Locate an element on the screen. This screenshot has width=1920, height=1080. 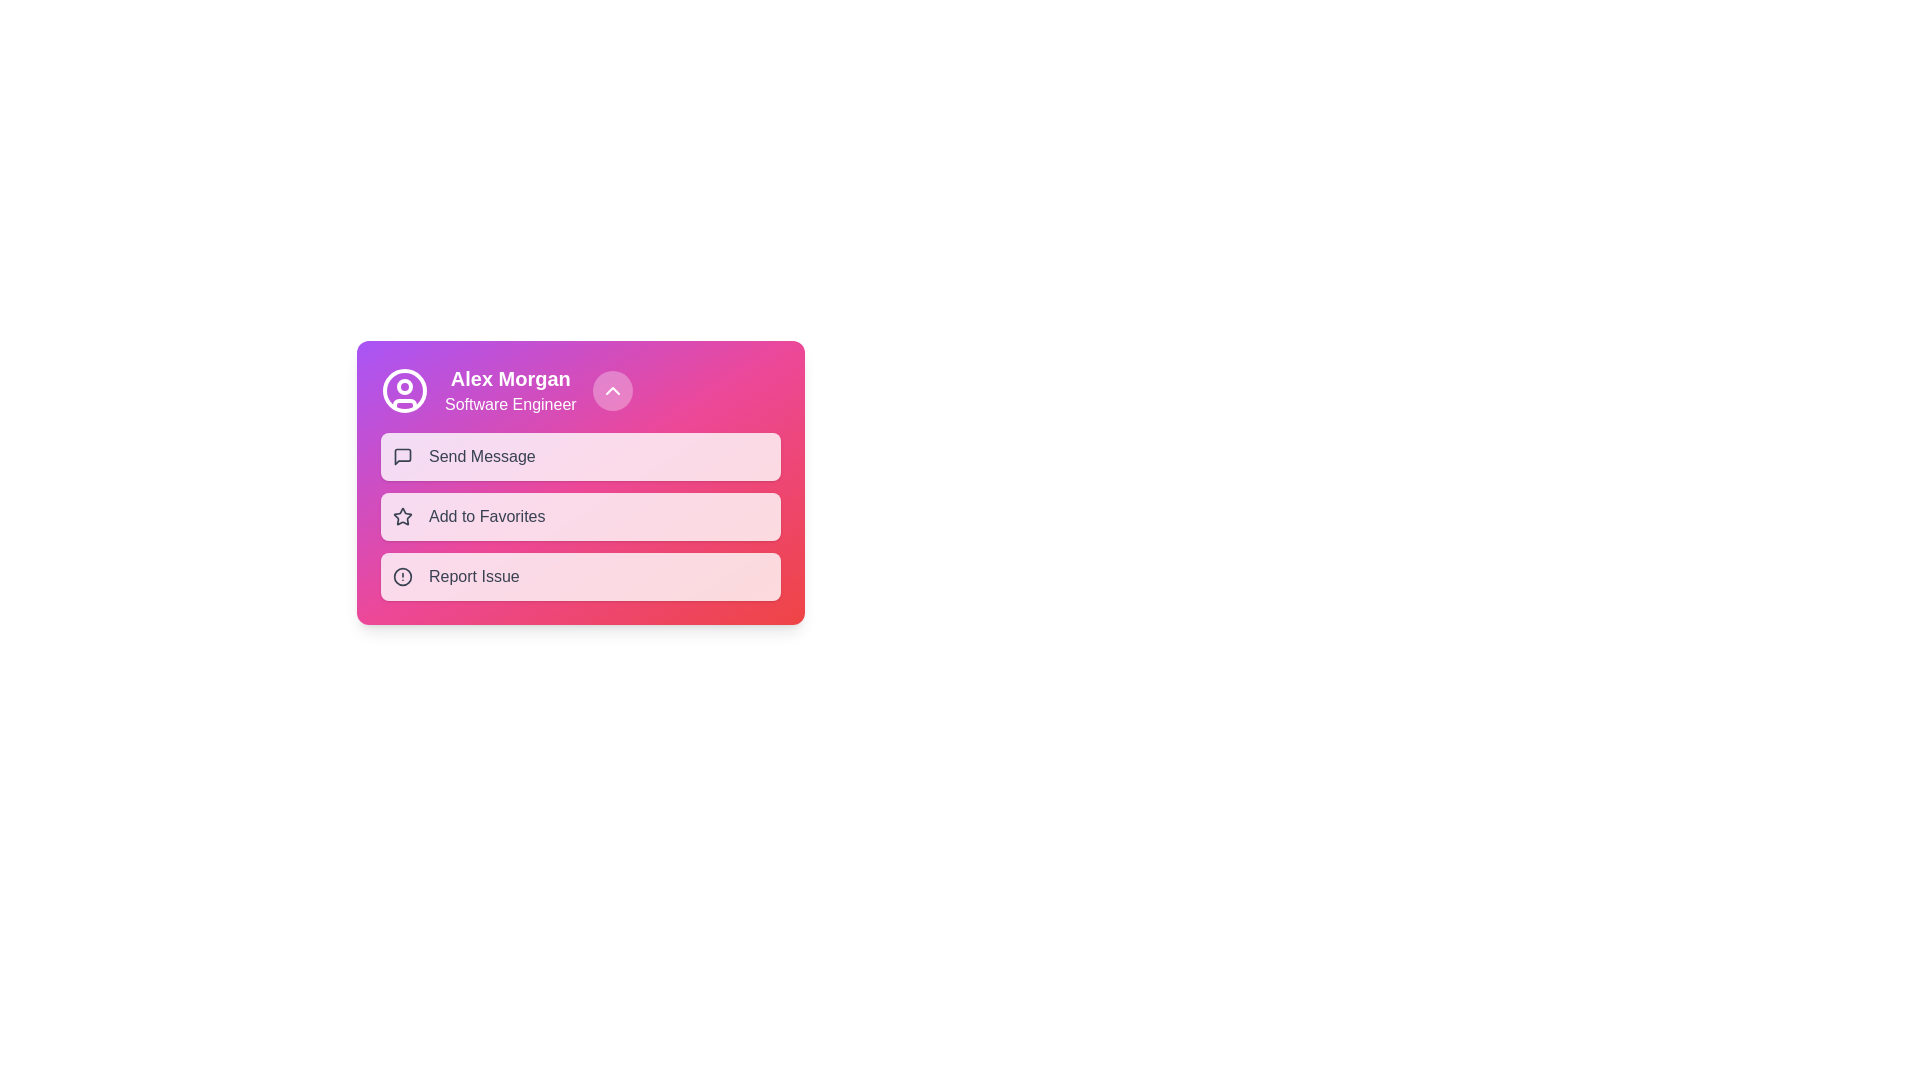
the text label displaying the professional title of Alex Morgan, located directly below the name within the profile card is located at coordinates (510, 405).